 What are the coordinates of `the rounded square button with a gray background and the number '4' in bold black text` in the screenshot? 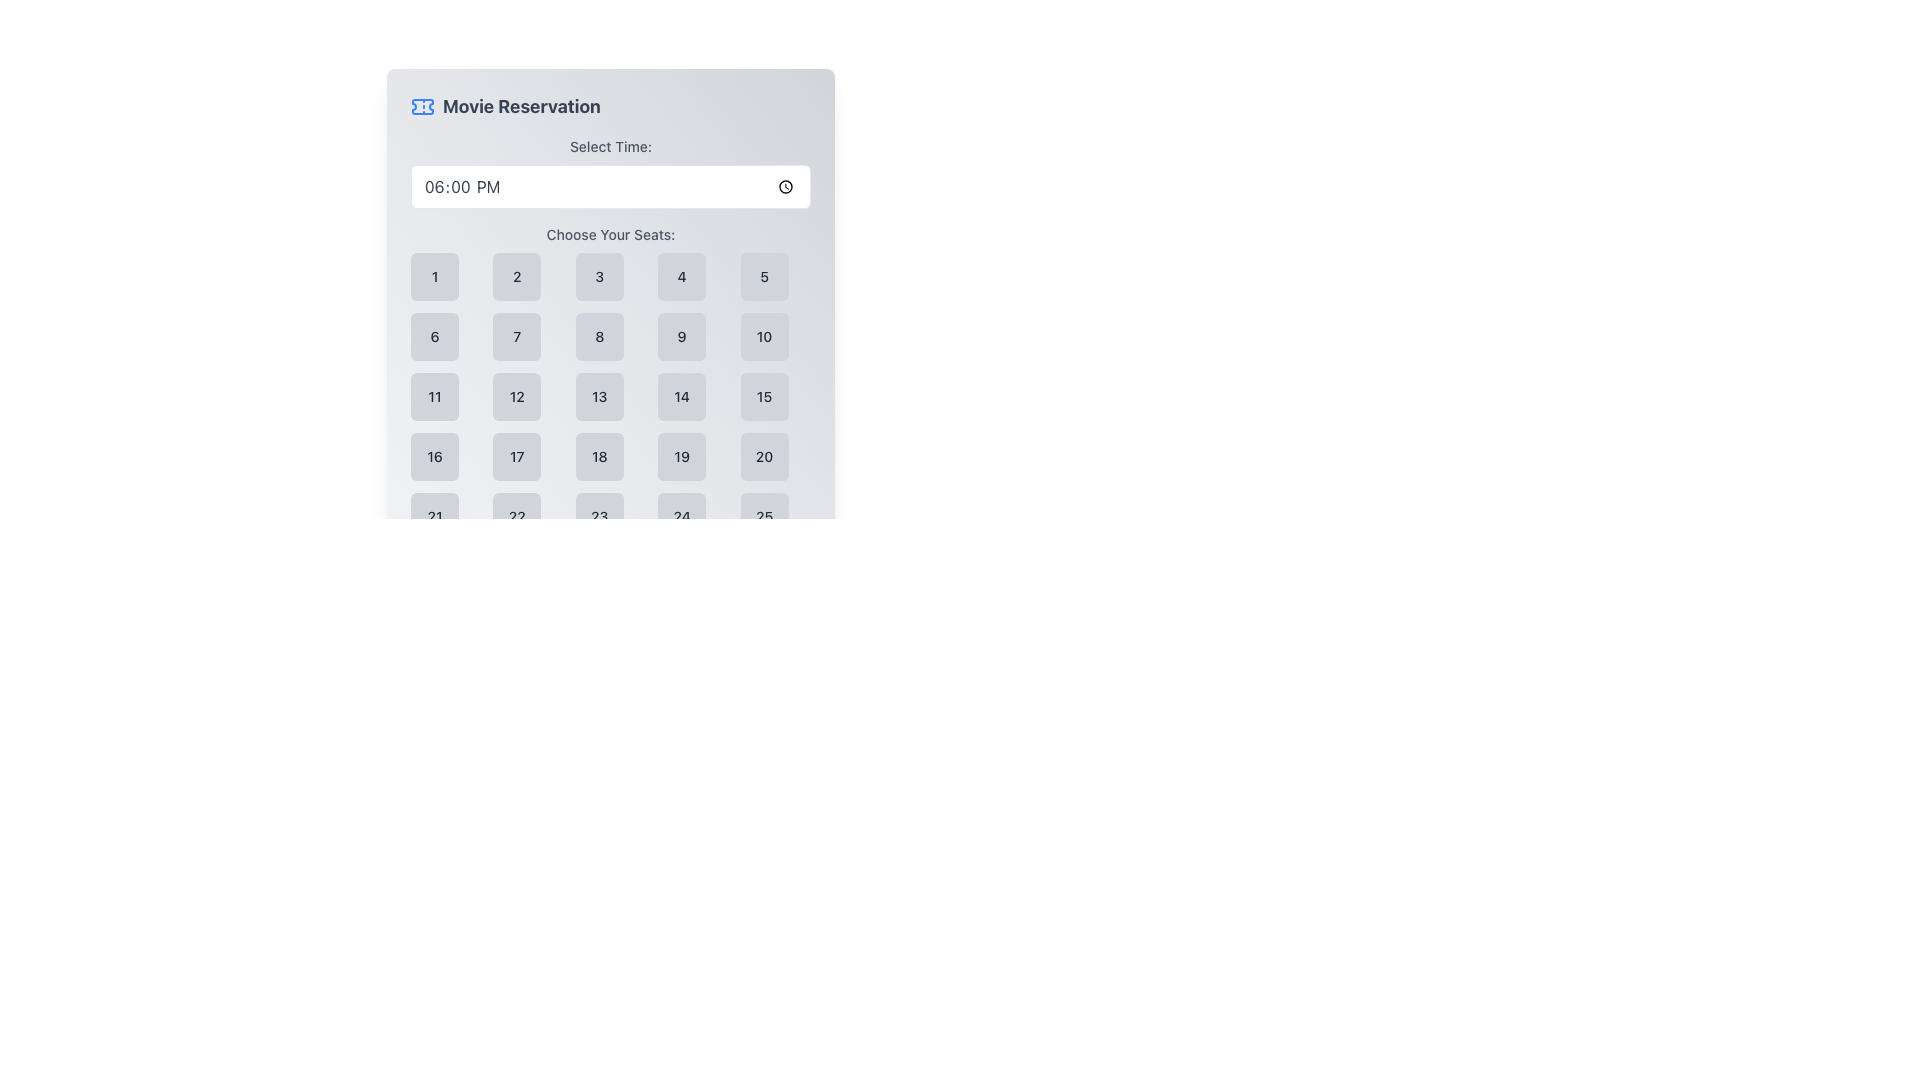 It's located at (682, 277).